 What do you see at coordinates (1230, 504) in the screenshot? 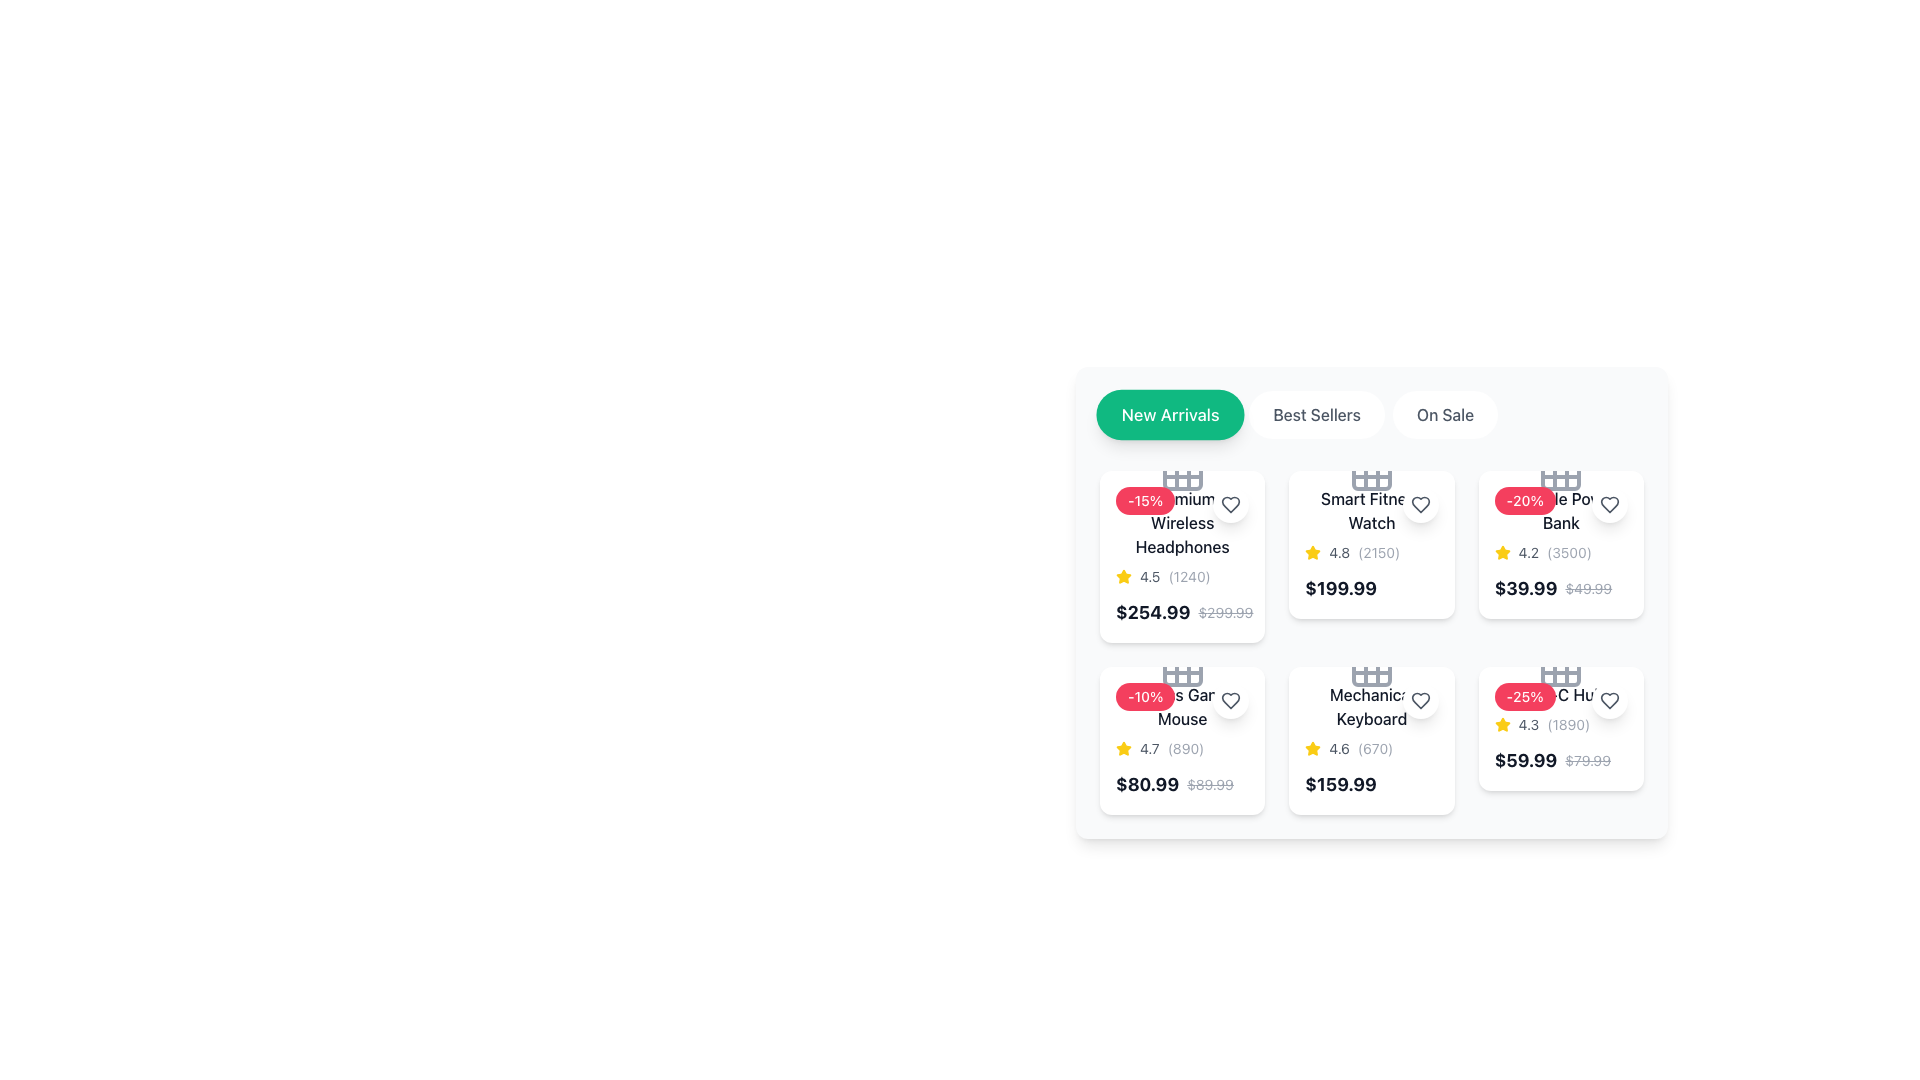
I see `the heart-shaped icon filled with a hollow outline located in the top-right corner of the product card` at bounding box center [1230, 504].